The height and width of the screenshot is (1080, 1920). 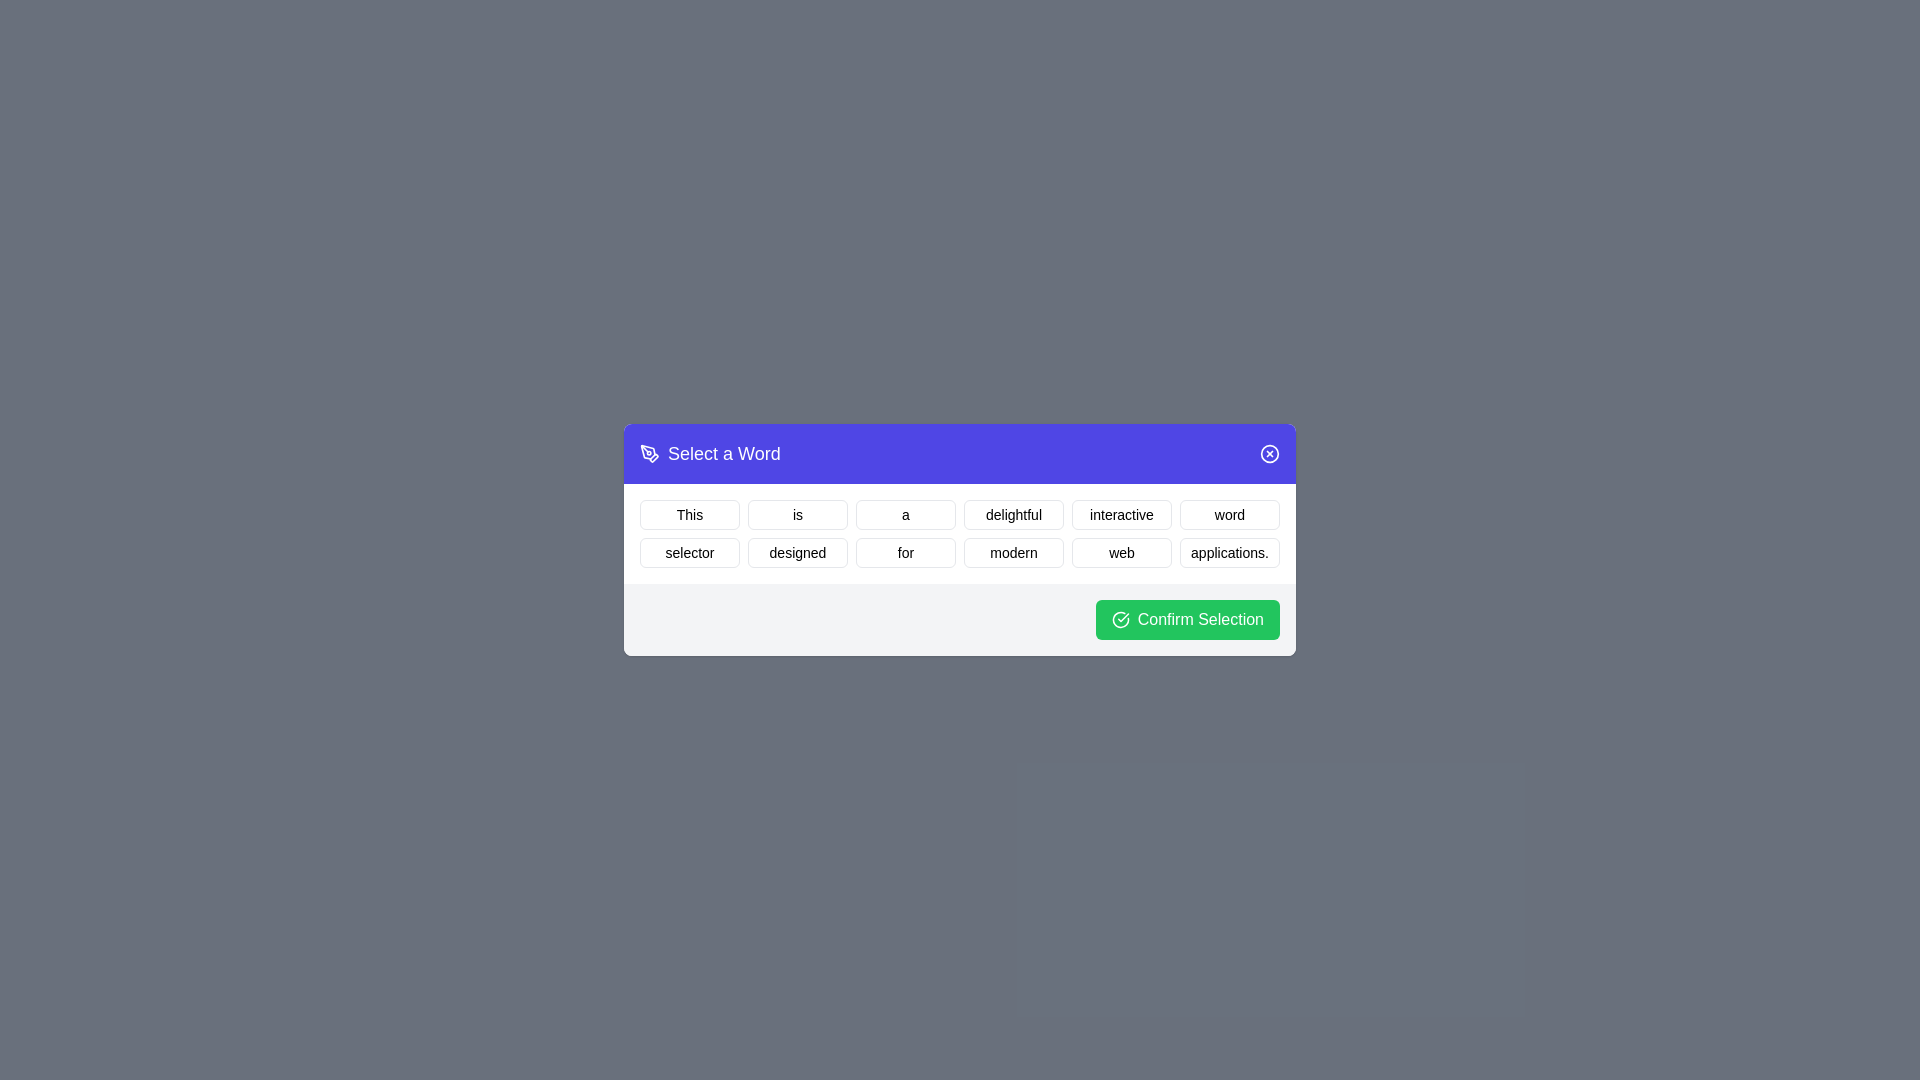 I want to click on the word modern by clicking on it, so click(x=1013, y=552).